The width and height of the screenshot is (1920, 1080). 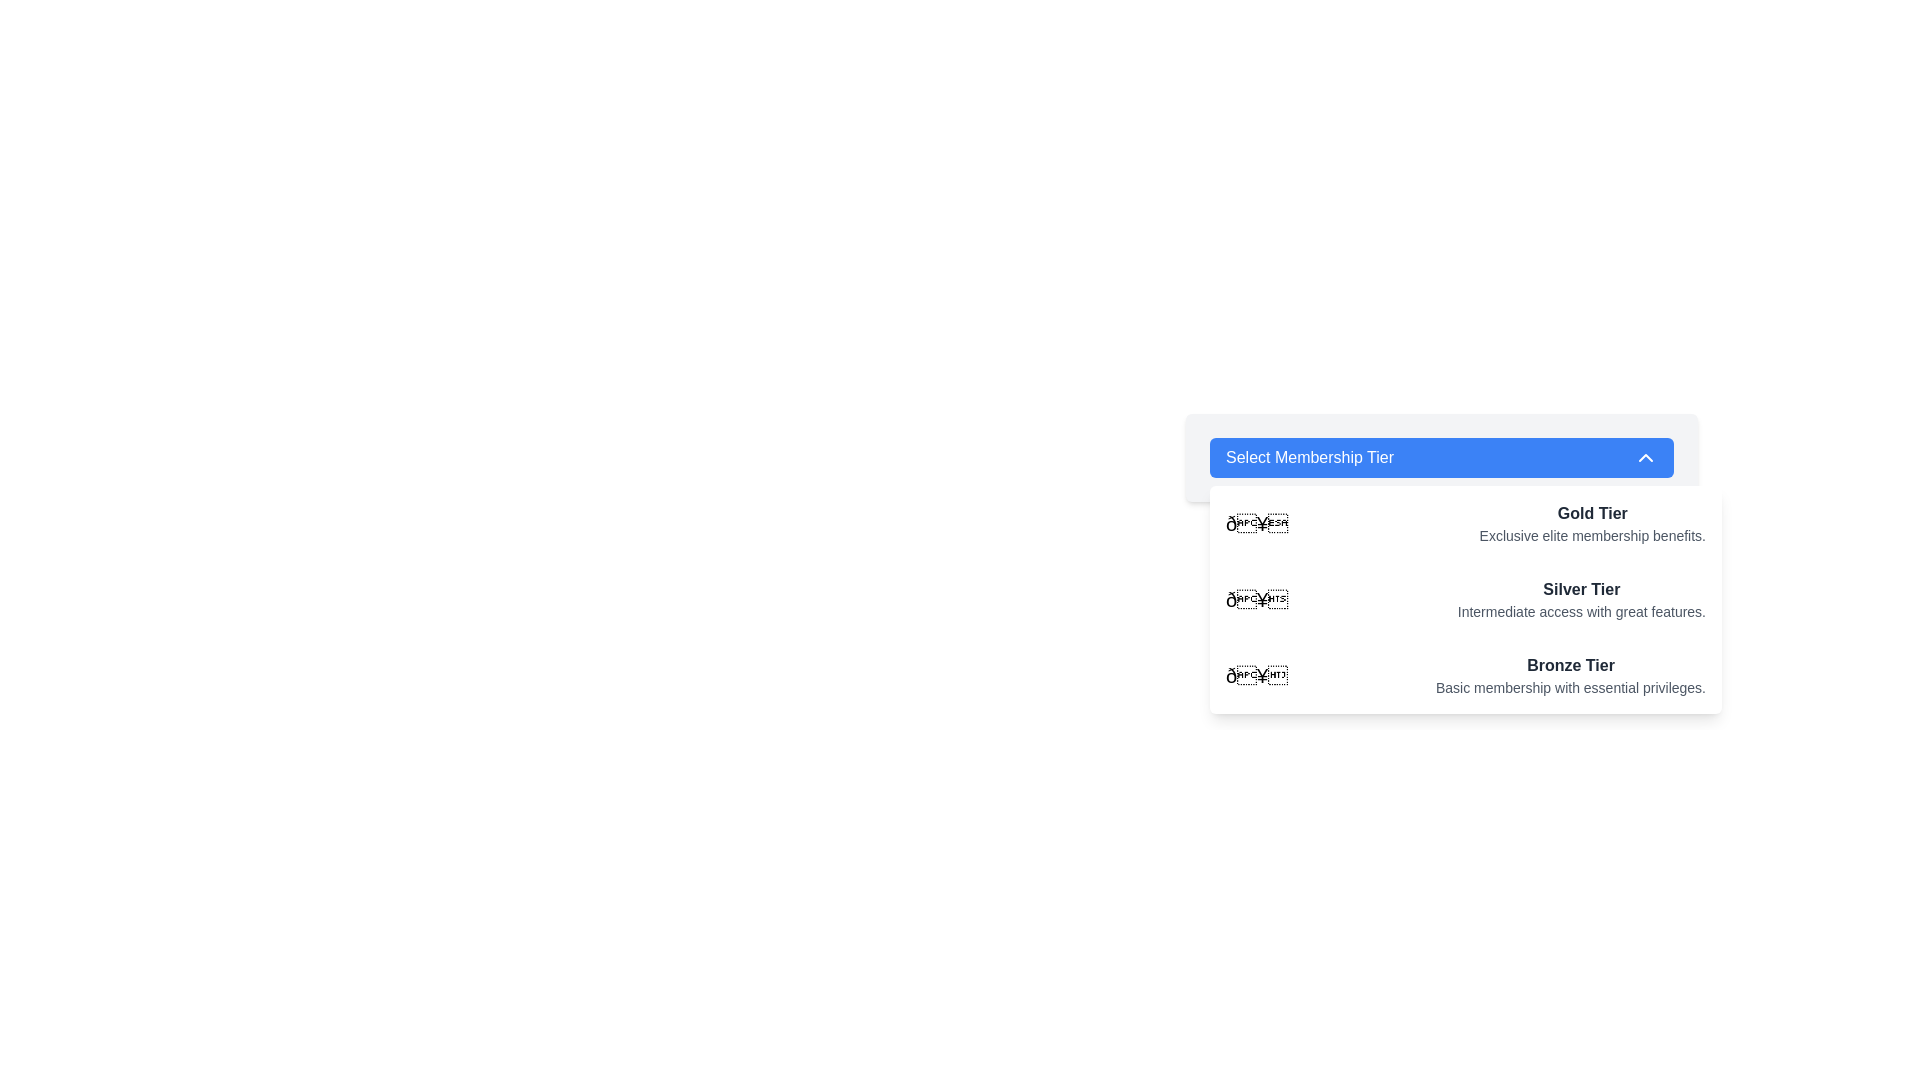 I want to click on the 'Silver Tier' list item in the dropdown, so click(x=1465, y=599).